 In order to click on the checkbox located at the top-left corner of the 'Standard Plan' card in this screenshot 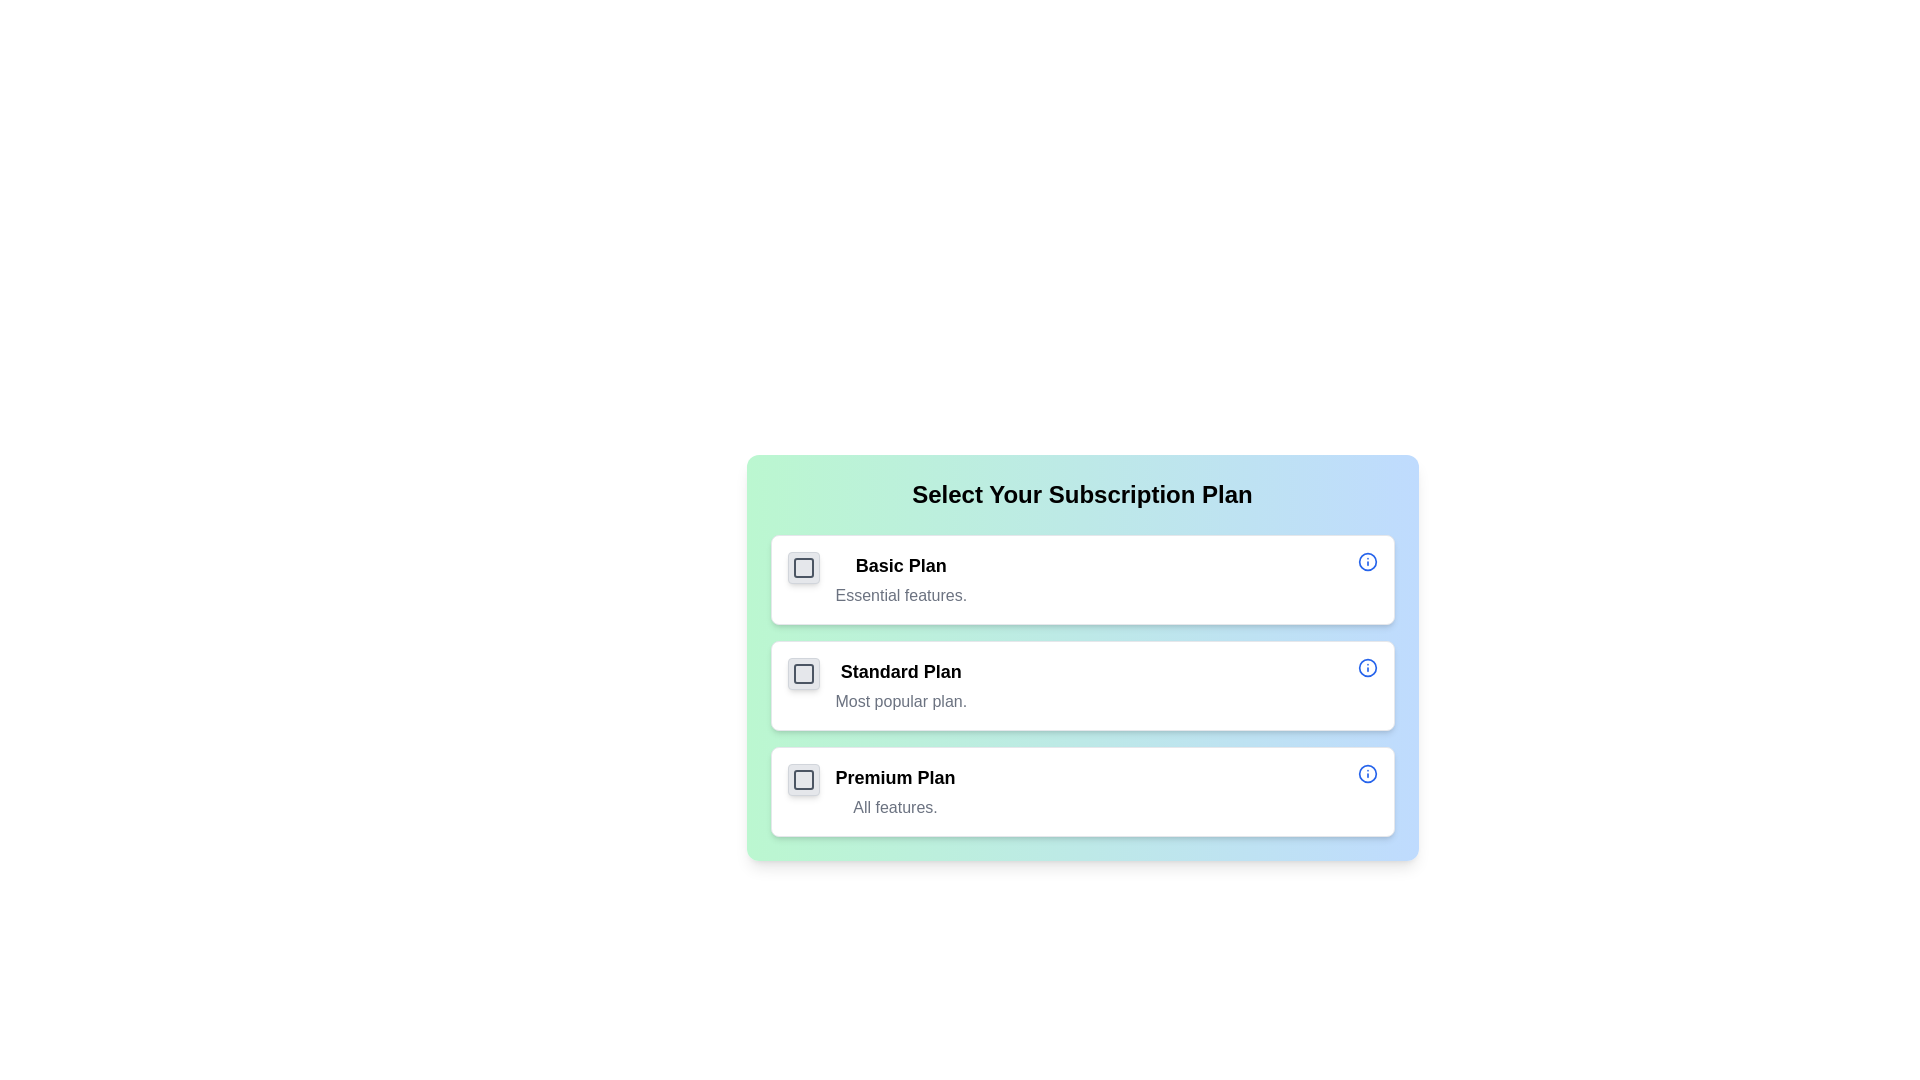, I will do `click(803, 674)`.